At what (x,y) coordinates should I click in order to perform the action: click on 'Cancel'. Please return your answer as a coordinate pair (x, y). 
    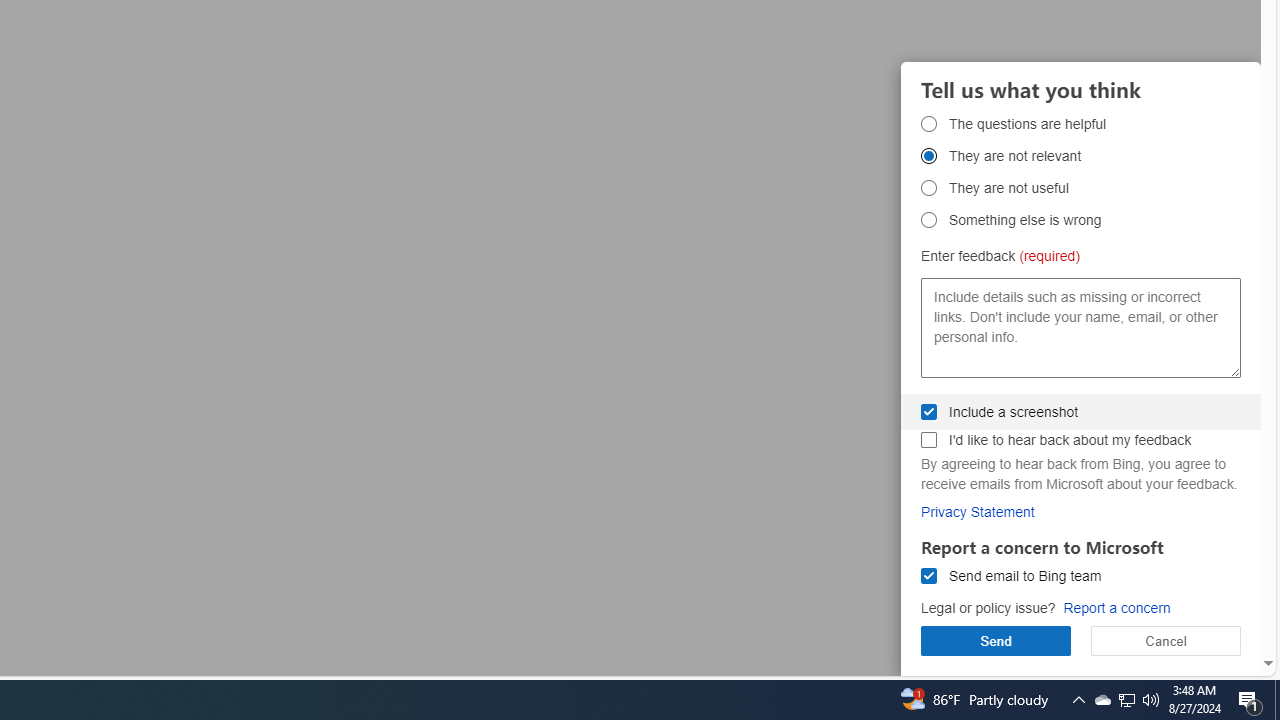
    Looking at the image, I should click on (1166, 640).